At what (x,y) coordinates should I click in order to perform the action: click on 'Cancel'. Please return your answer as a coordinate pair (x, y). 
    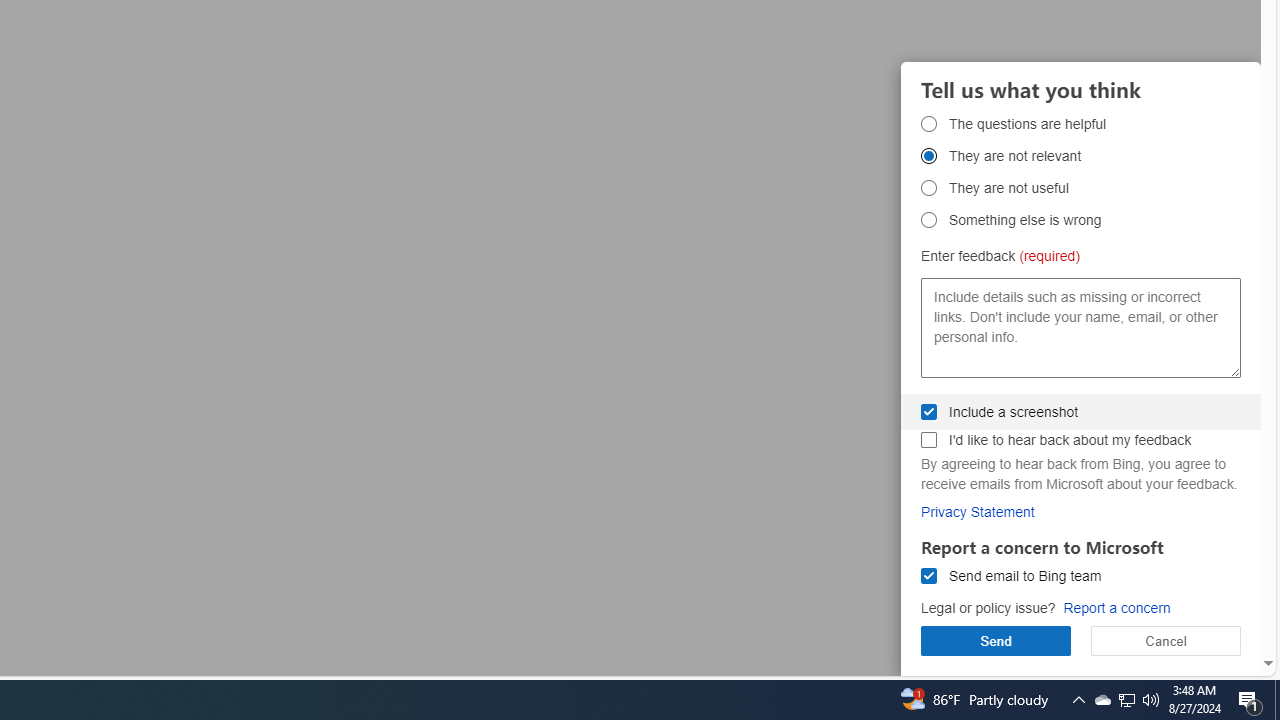
    Looking at the image, I should click on (1166, 640).